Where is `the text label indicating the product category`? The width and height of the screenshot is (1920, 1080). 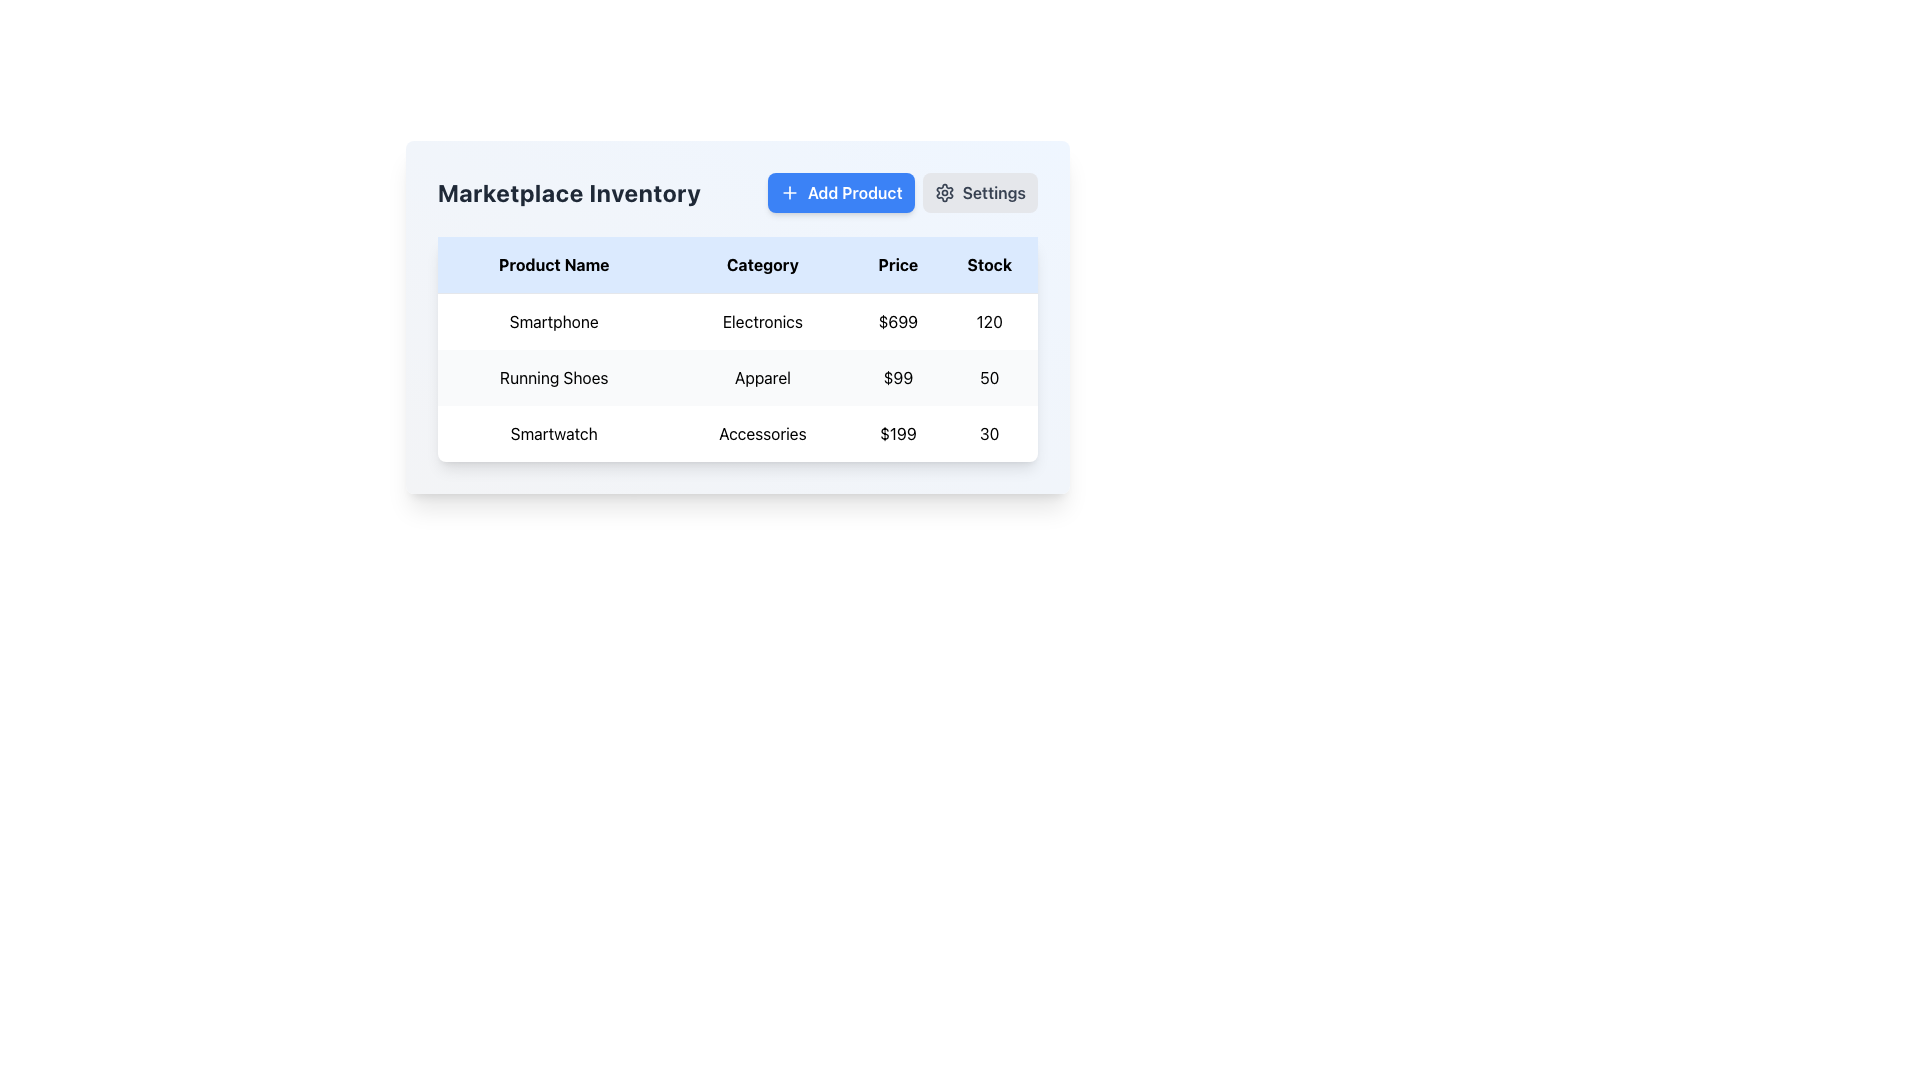 the text label indicating the product category is located at coordinates (761, 433).